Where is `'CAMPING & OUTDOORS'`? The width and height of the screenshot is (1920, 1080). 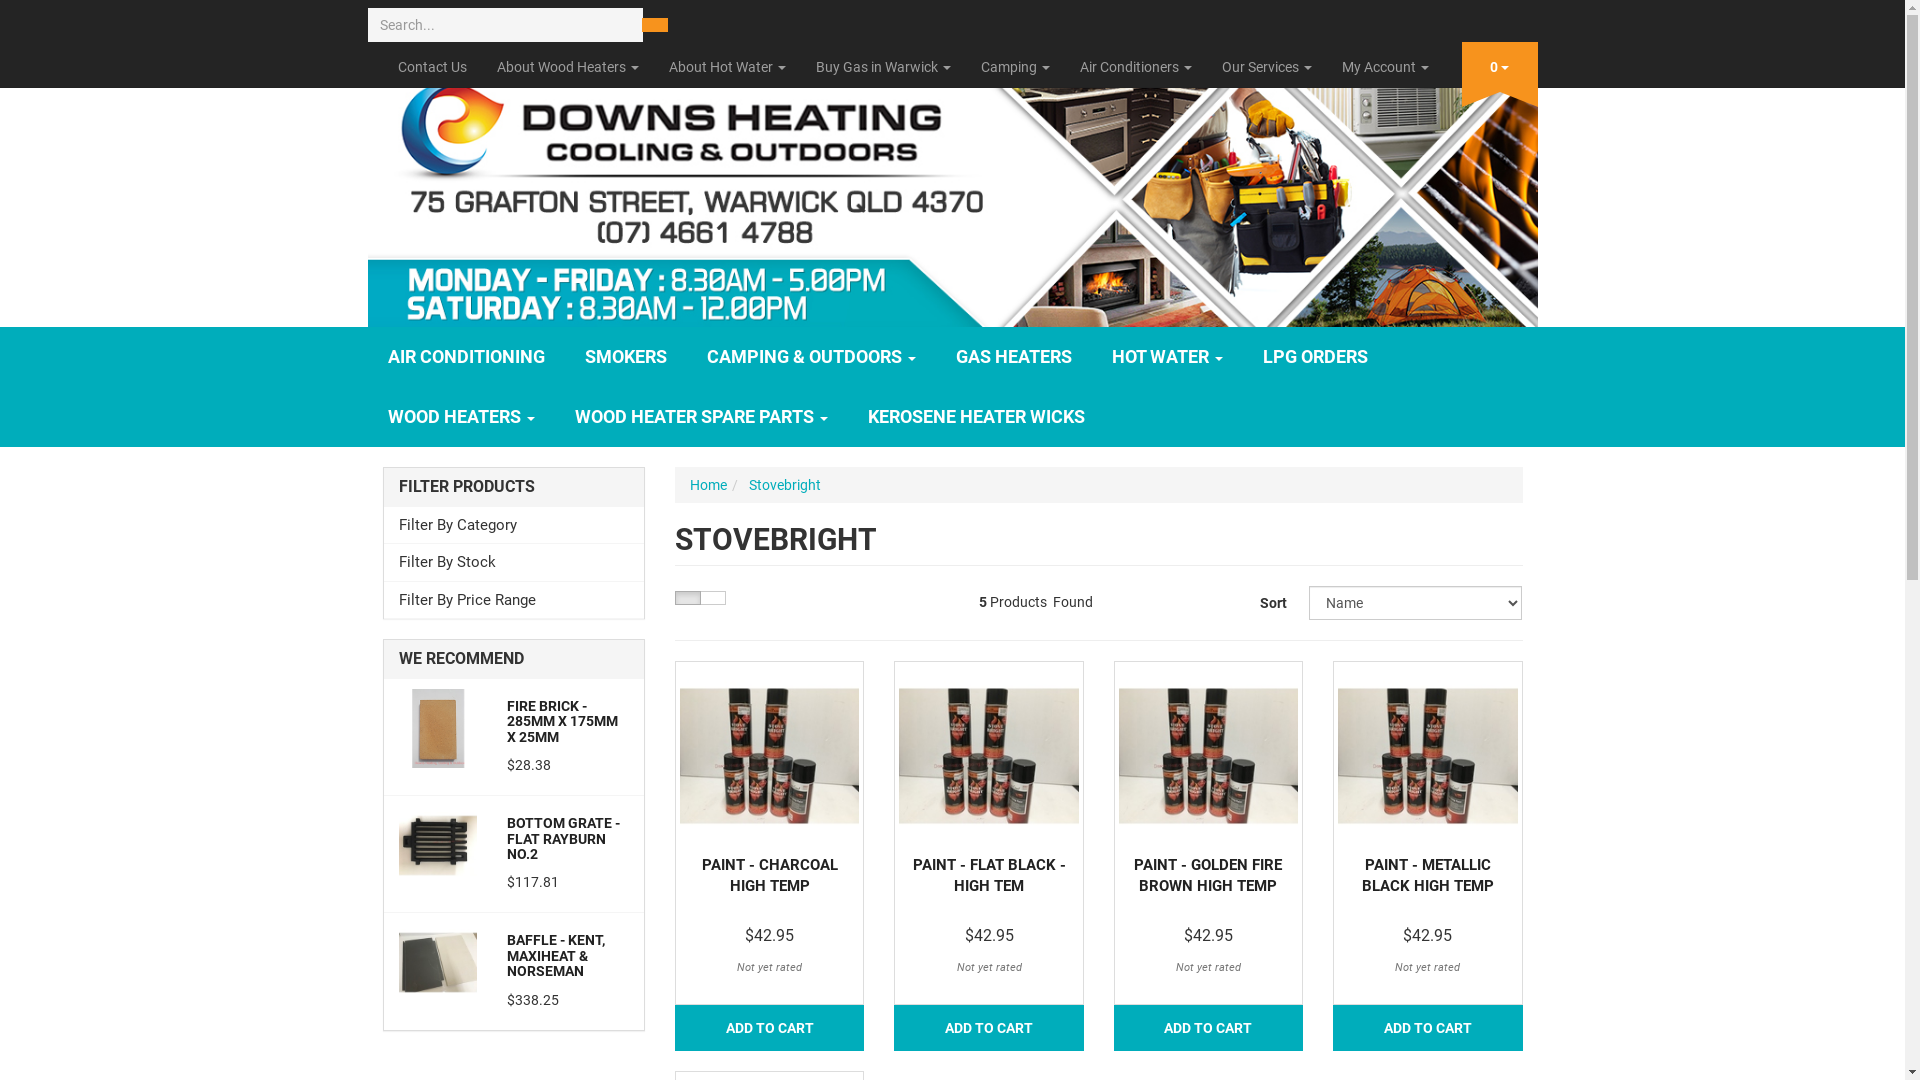 'CAMPING & OUTDOORS' is located at coordinates (686, 356).